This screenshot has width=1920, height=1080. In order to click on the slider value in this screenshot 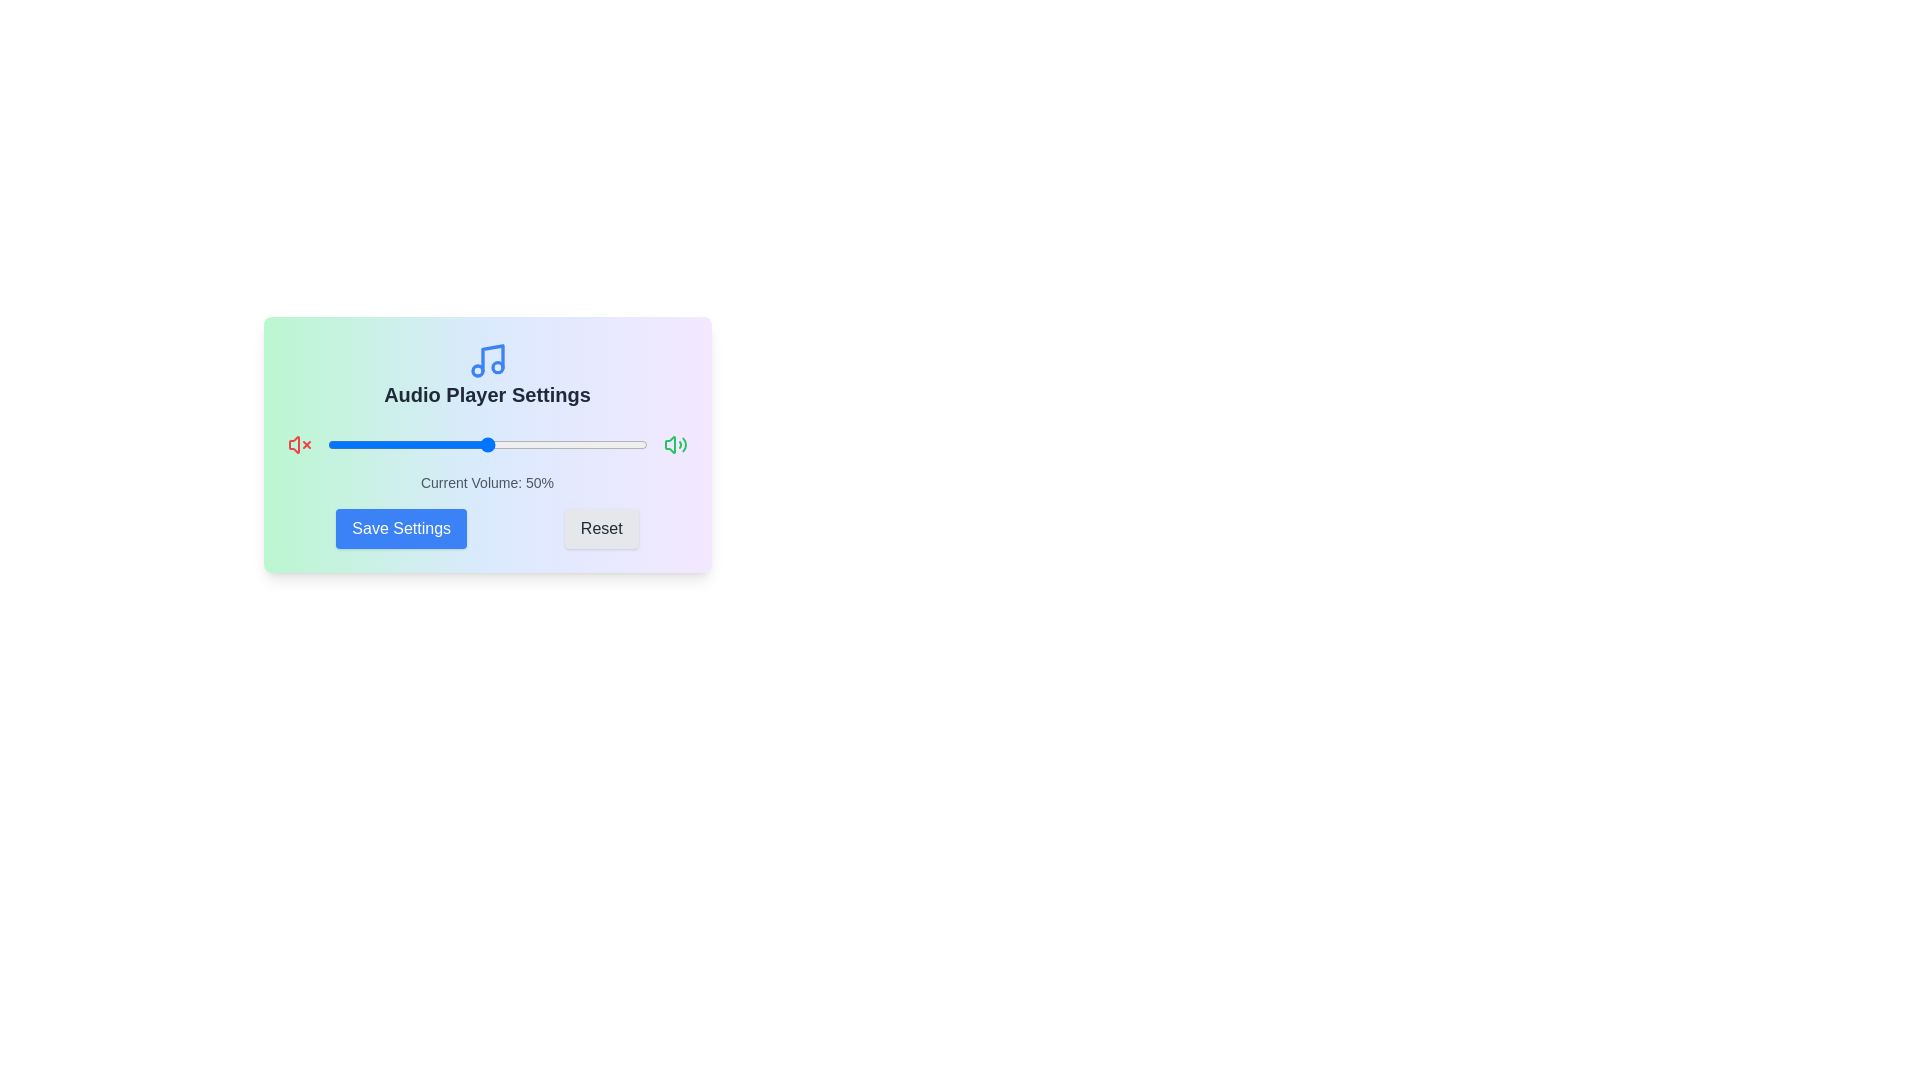, I will do `click(416, 443)`.